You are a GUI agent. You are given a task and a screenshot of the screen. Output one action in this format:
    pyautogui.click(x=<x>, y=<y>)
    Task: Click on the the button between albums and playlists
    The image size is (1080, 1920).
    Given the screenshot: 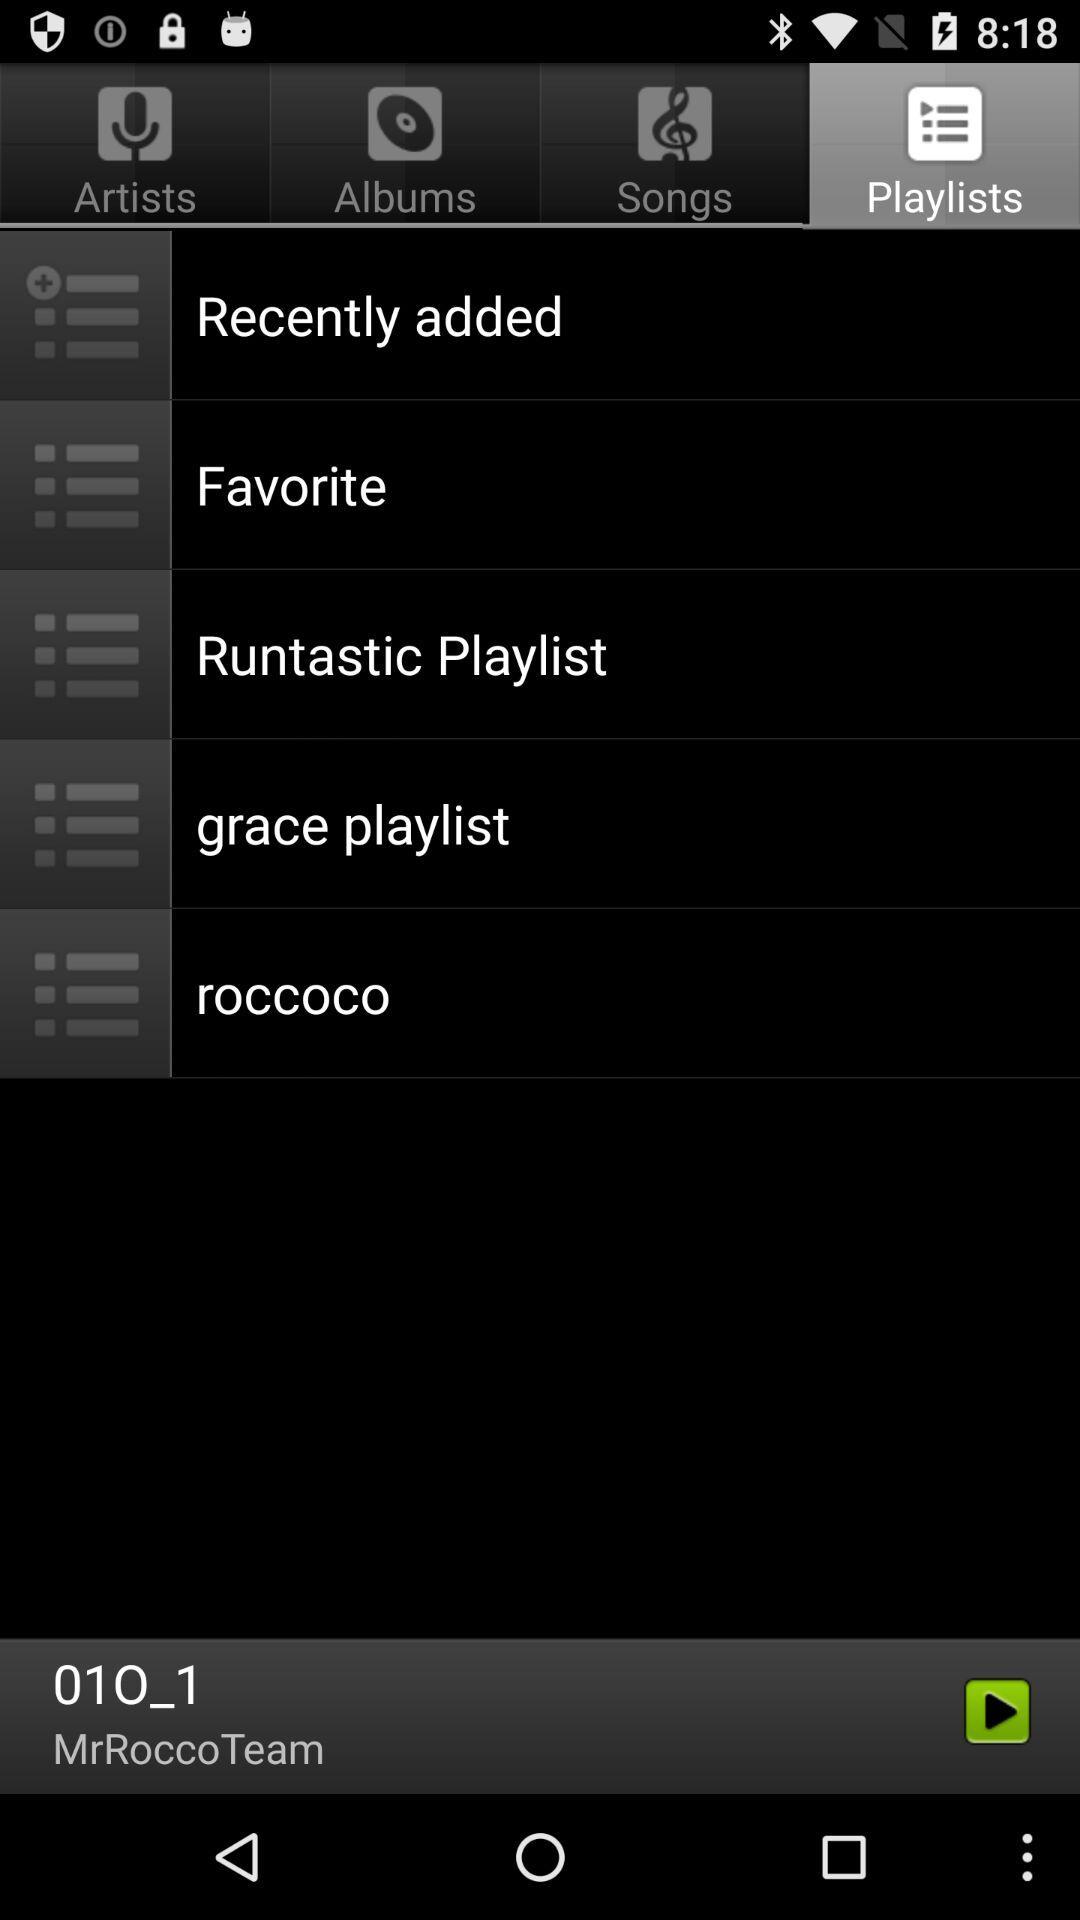 What is the action you would take?
    pyautogui.click(x=675, y=146)
    